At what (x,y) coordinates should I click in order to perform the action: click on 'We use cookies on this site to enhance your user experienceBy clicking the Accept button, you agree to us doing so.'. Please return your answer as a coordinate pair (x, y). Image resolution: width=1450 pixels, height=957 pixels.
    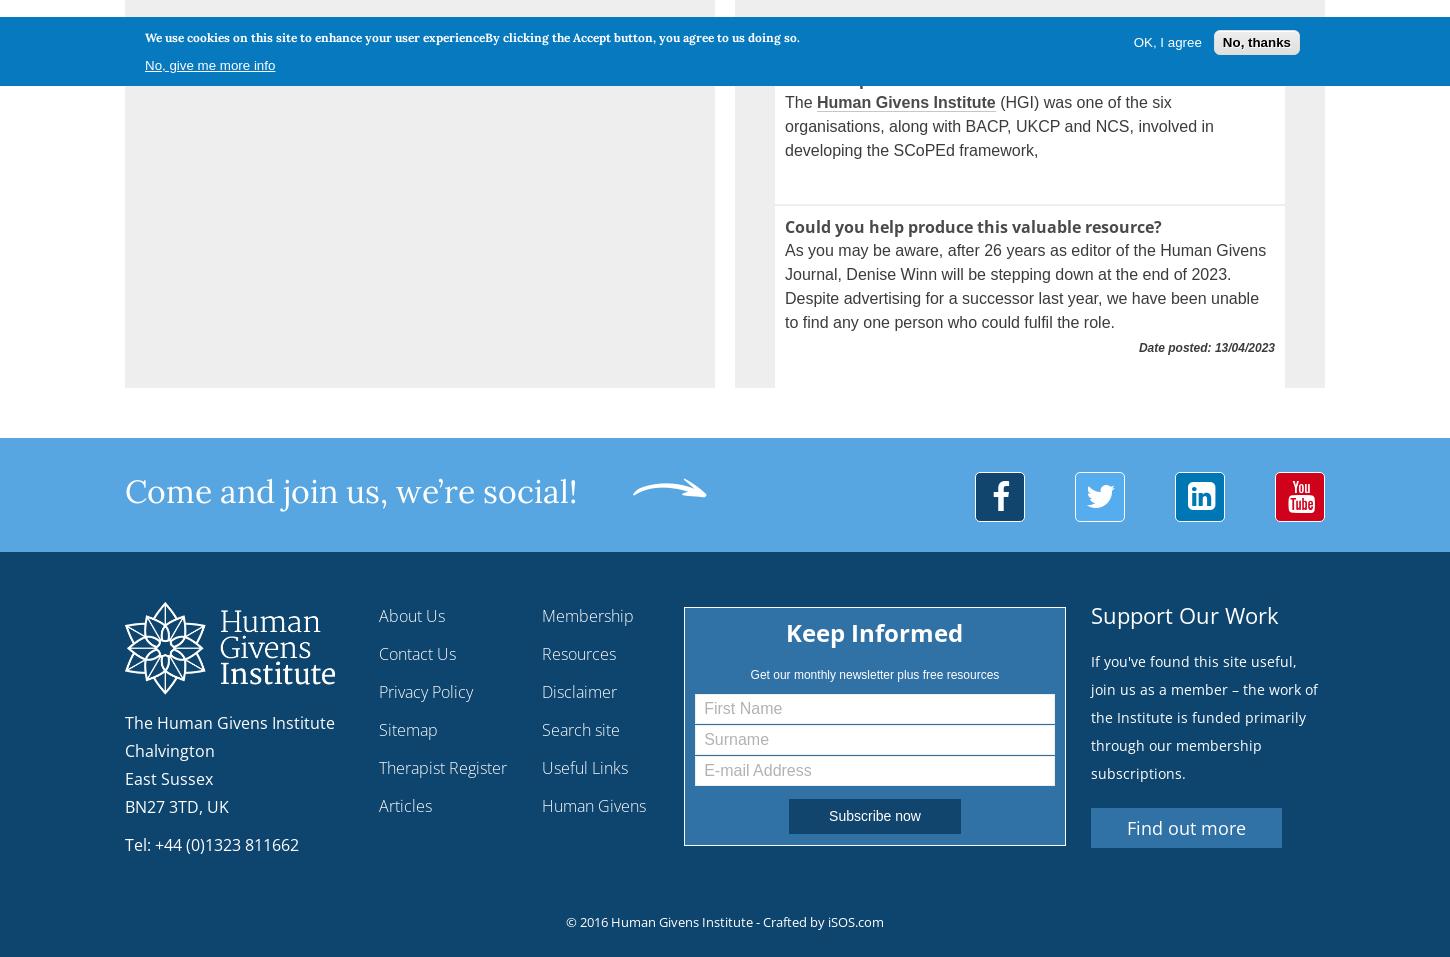
    Looking at the image, I should click on (471, 36).